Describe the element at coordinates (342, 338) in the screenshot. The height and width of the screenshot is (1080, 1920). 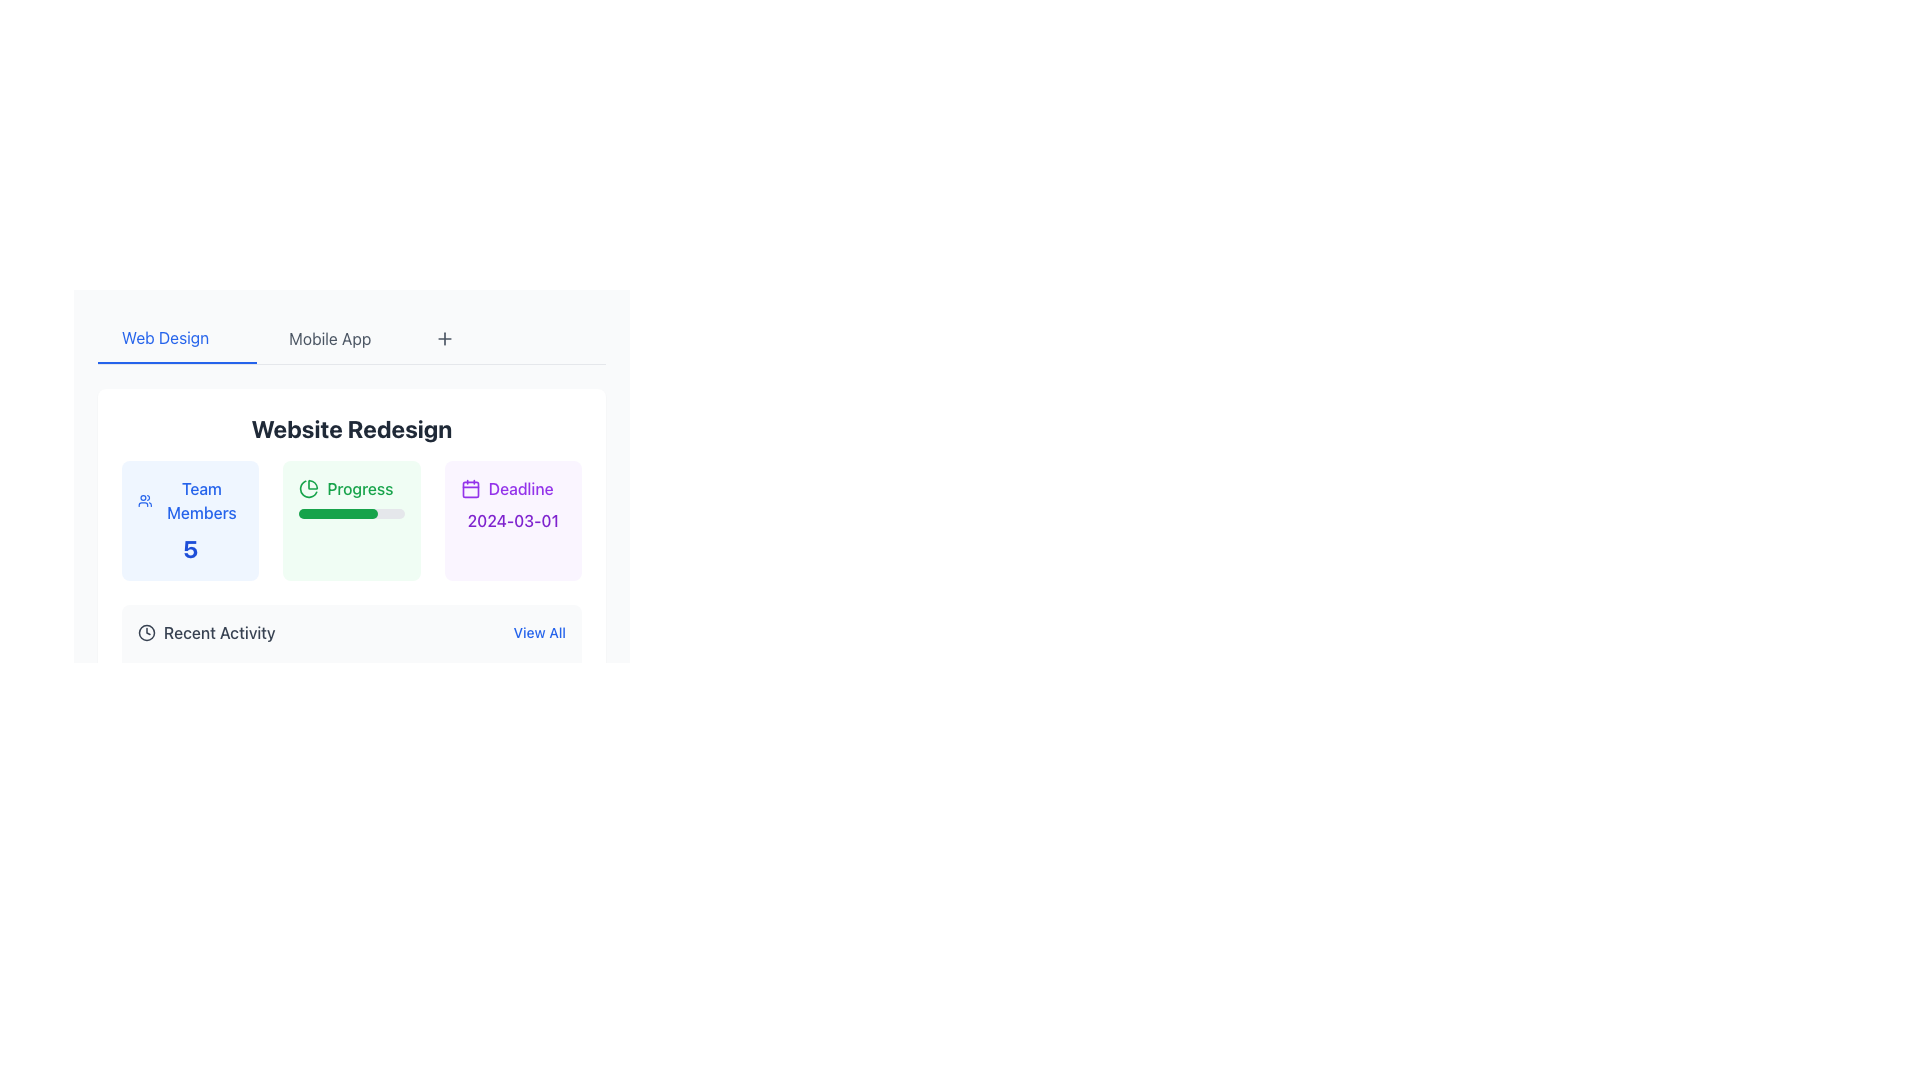
I see `the 'Mobile App' tab, which is styled with gray text and is positioned between the 'Web Design' tab and a '+' action button` at that location.